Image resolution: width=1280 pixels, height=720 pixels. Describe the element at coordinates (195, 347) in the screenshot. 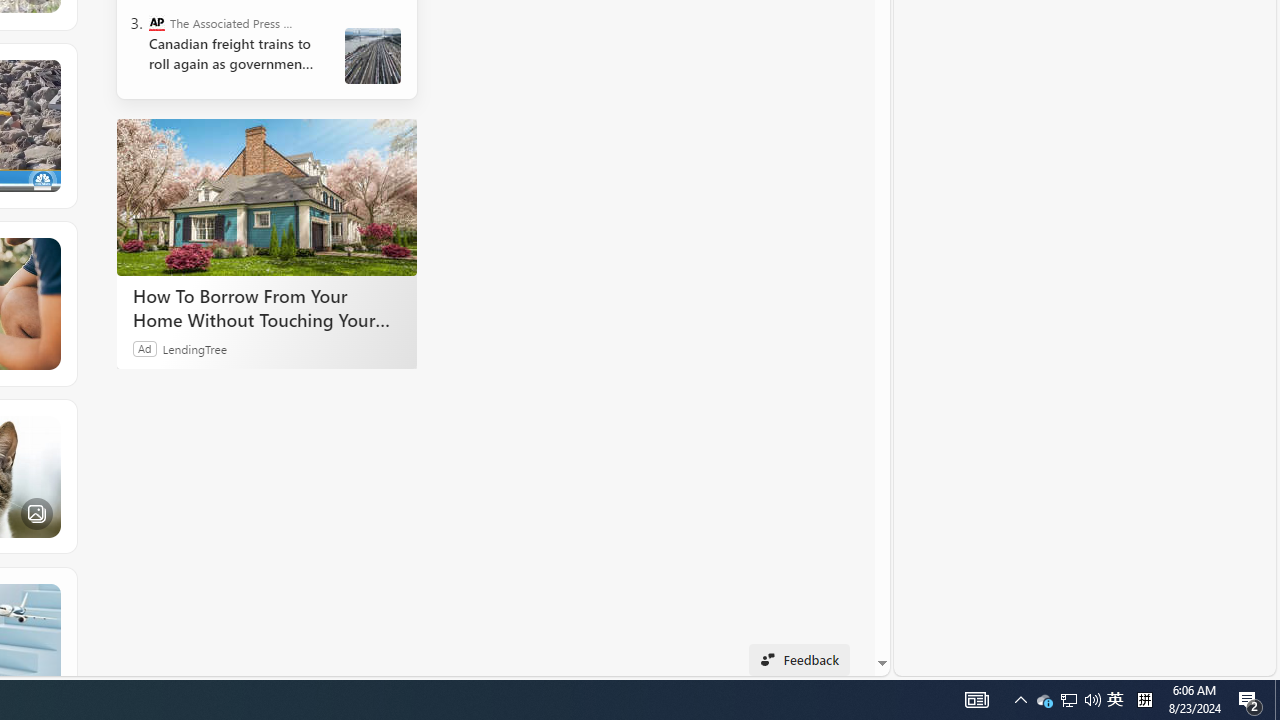

I see `'LendingTree'` at that location.